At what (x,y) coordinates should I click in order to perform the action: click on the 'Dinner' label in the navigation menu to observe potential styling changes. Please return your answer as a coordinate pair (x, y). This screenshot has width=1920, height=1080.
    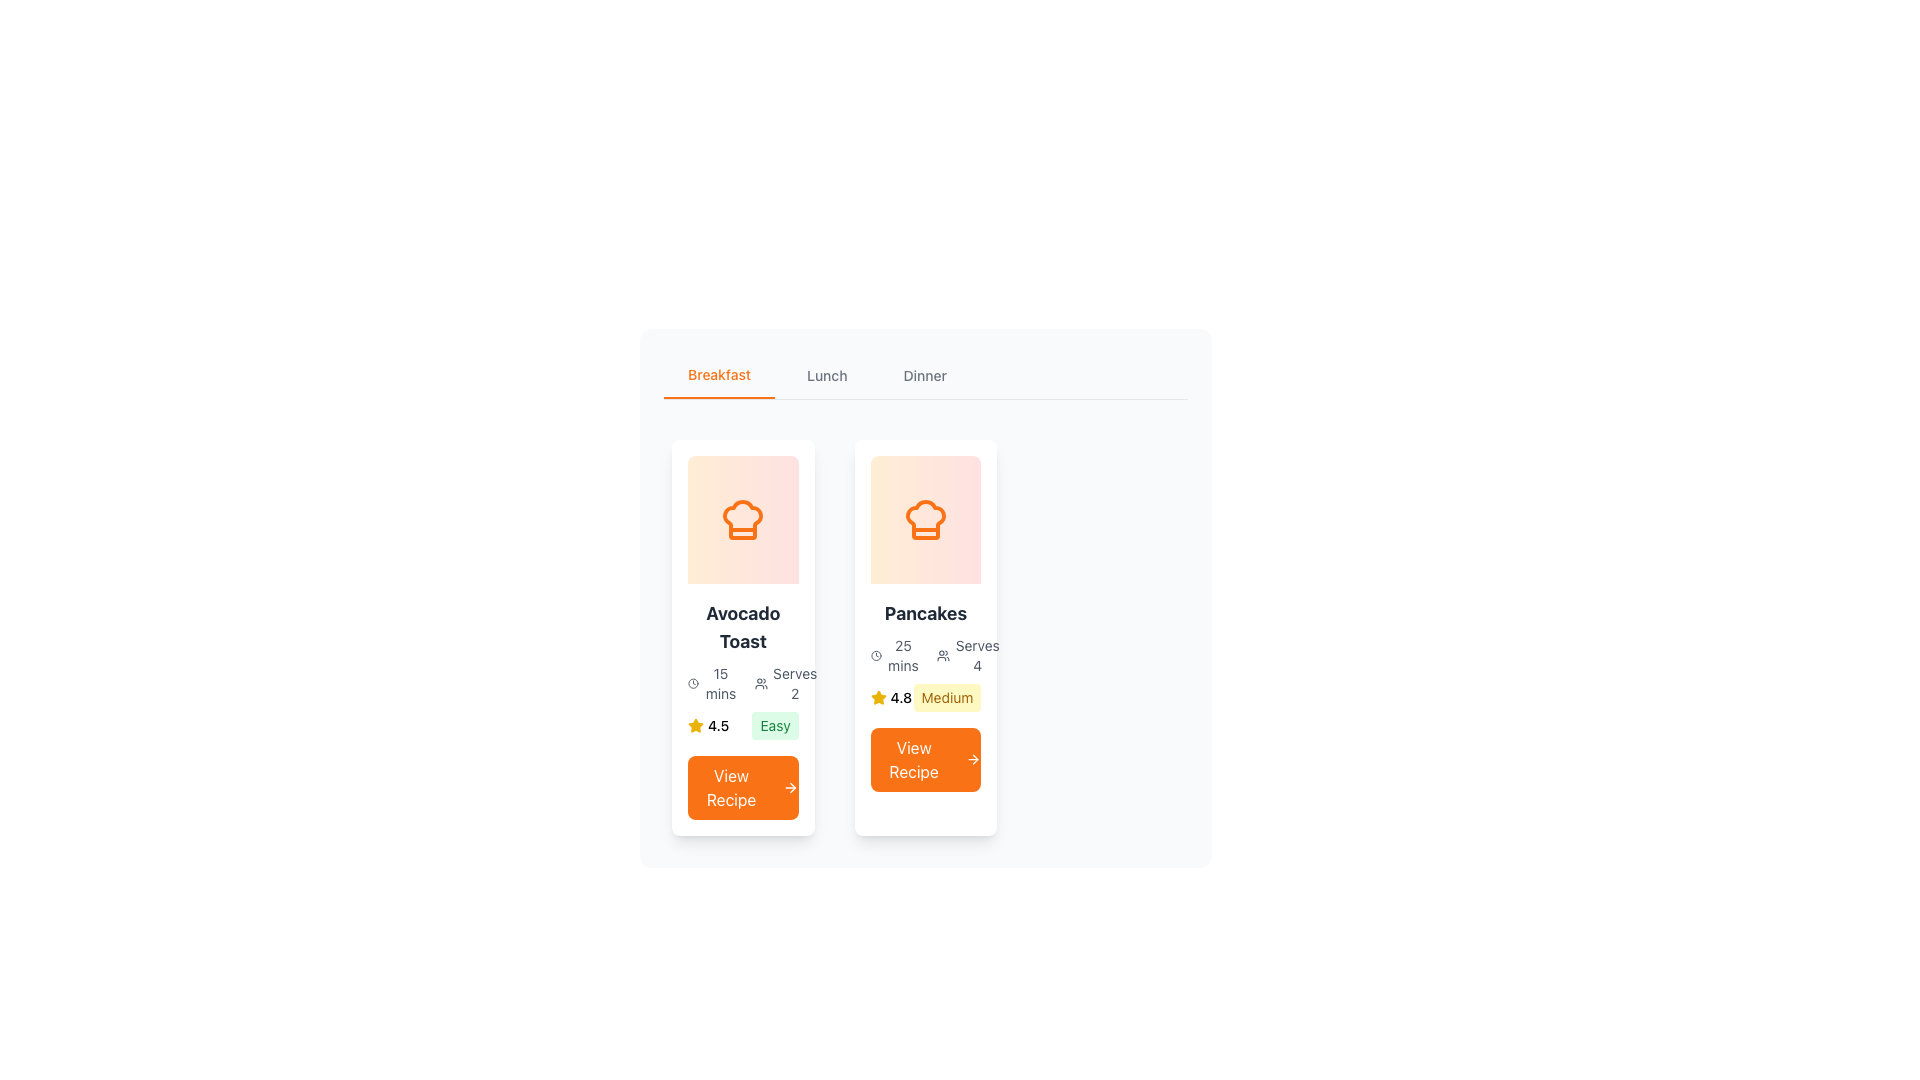
    Looking at the image, I should click on (924, 375).